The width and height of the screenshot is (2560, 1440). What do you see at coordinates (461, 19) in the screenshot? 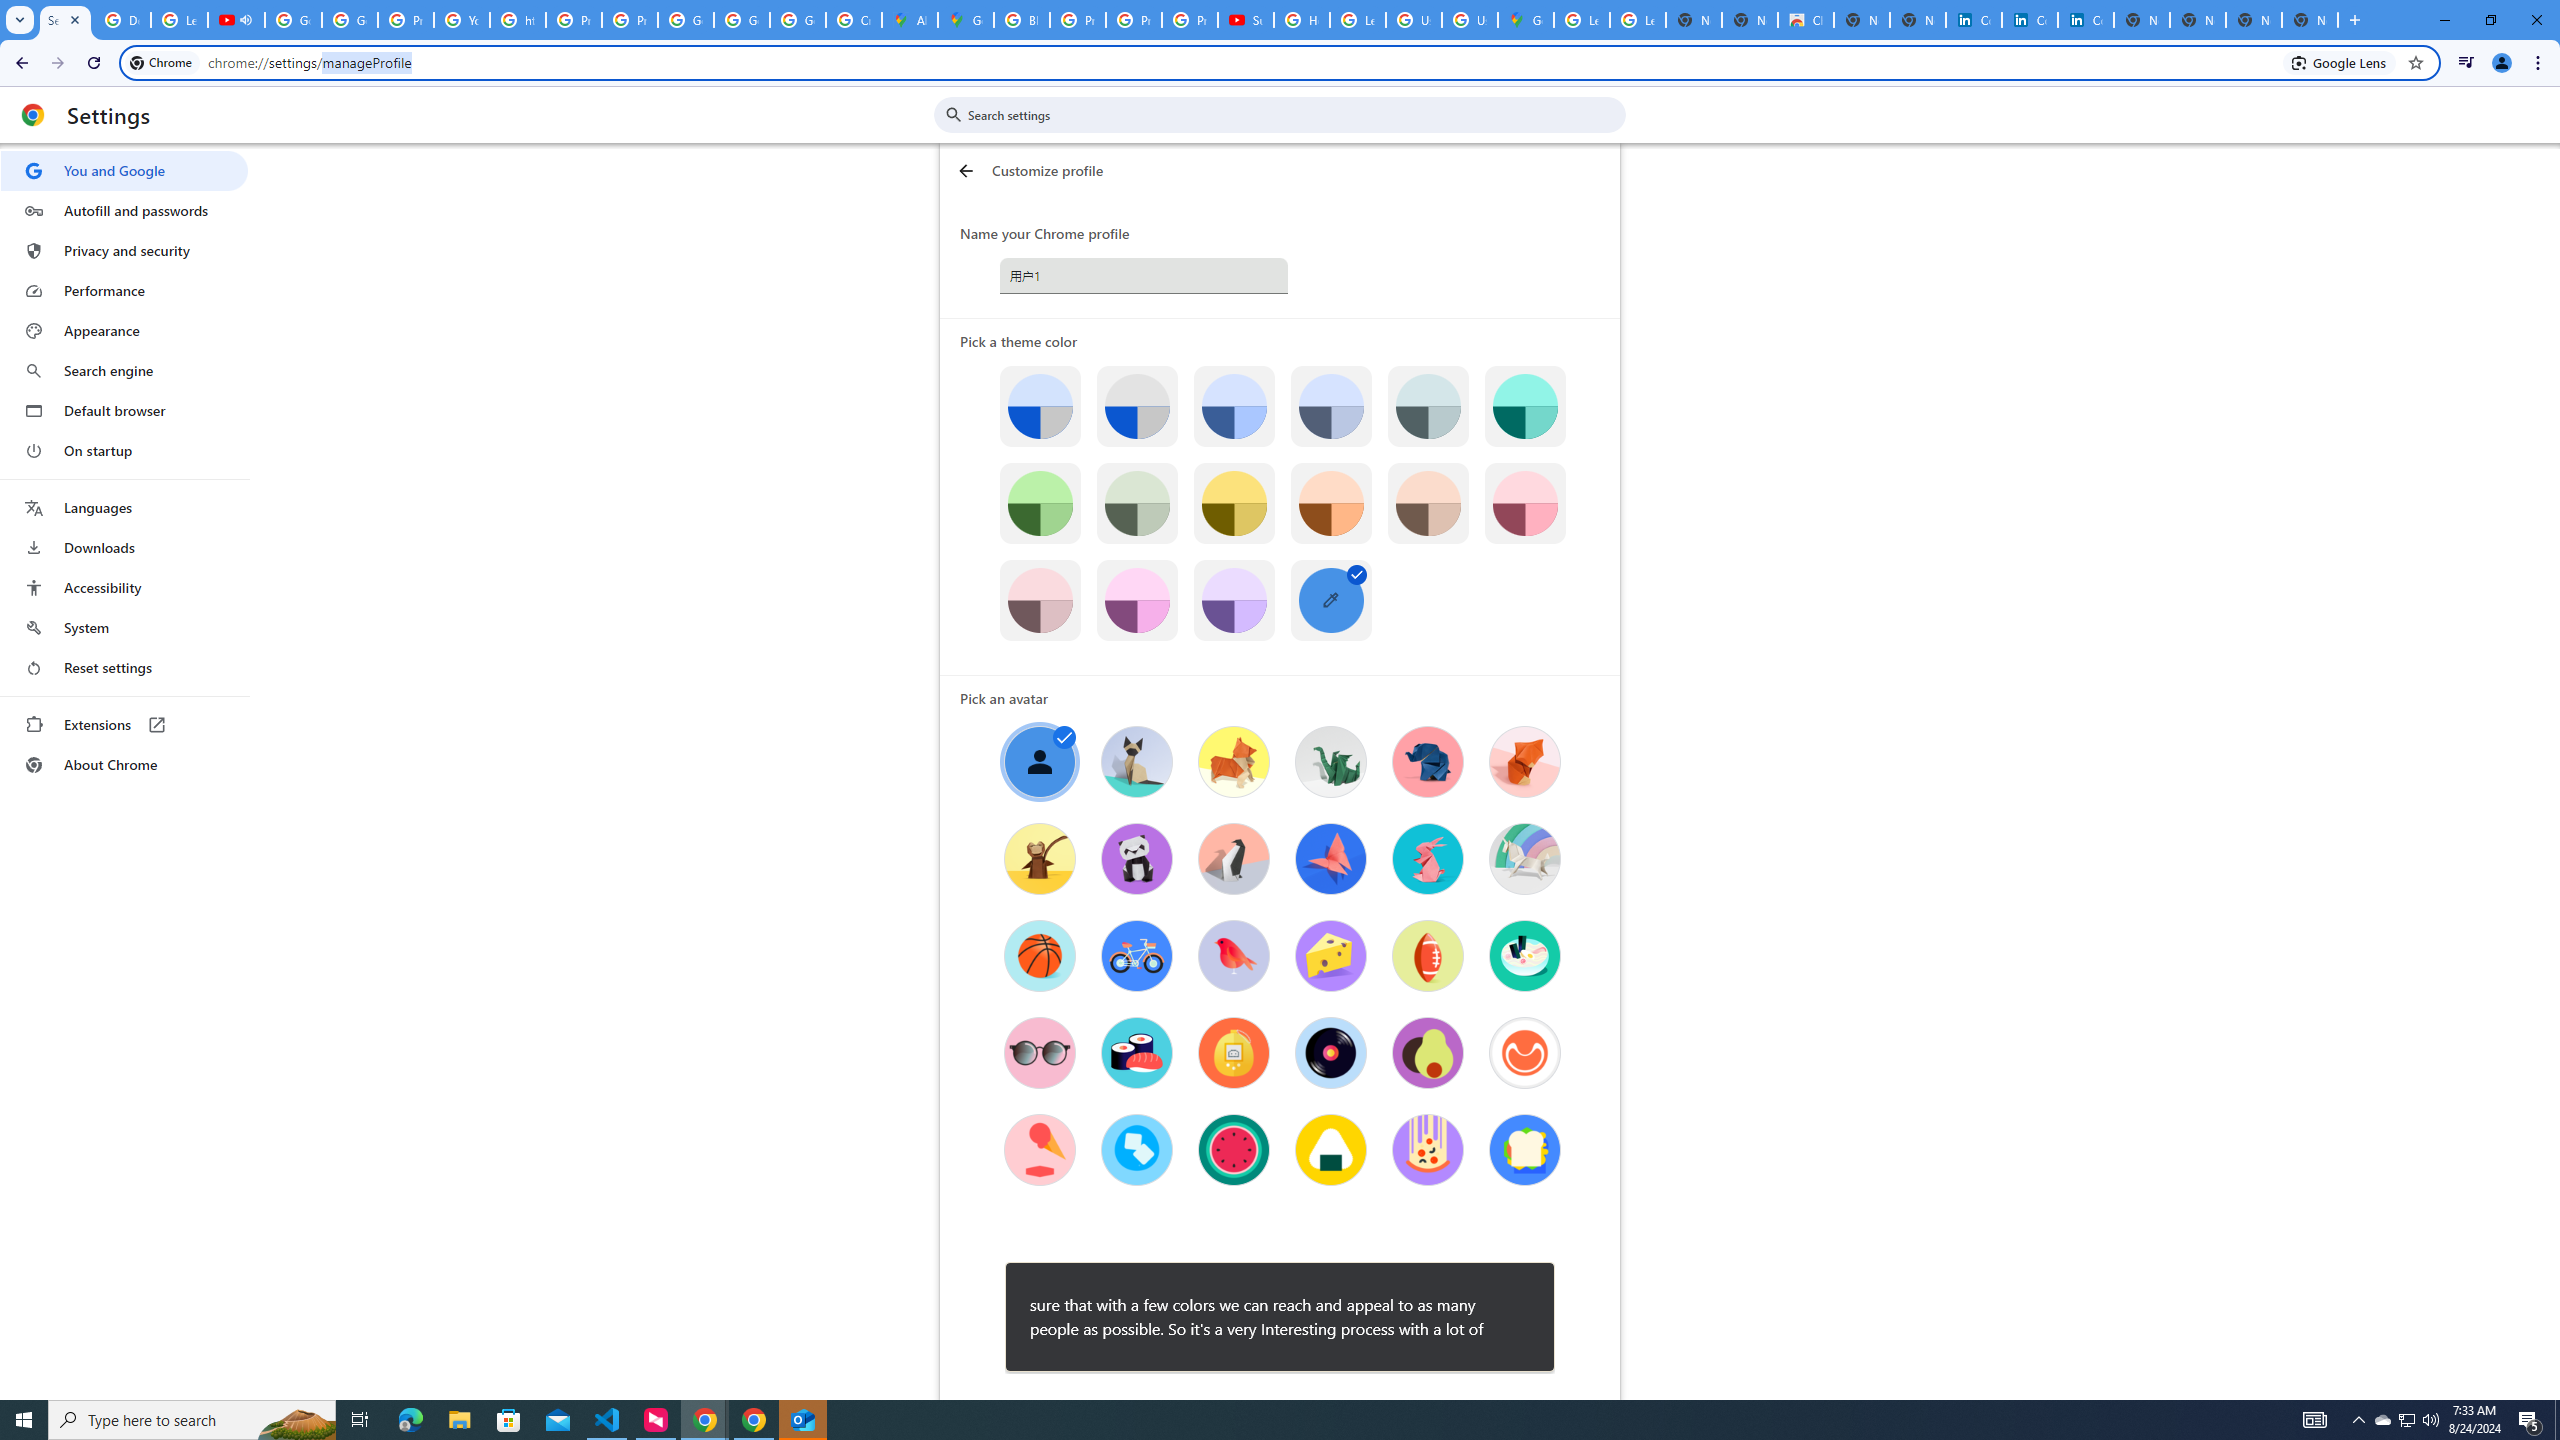
I see `'YouTube'` at bounding box center [461, 19].